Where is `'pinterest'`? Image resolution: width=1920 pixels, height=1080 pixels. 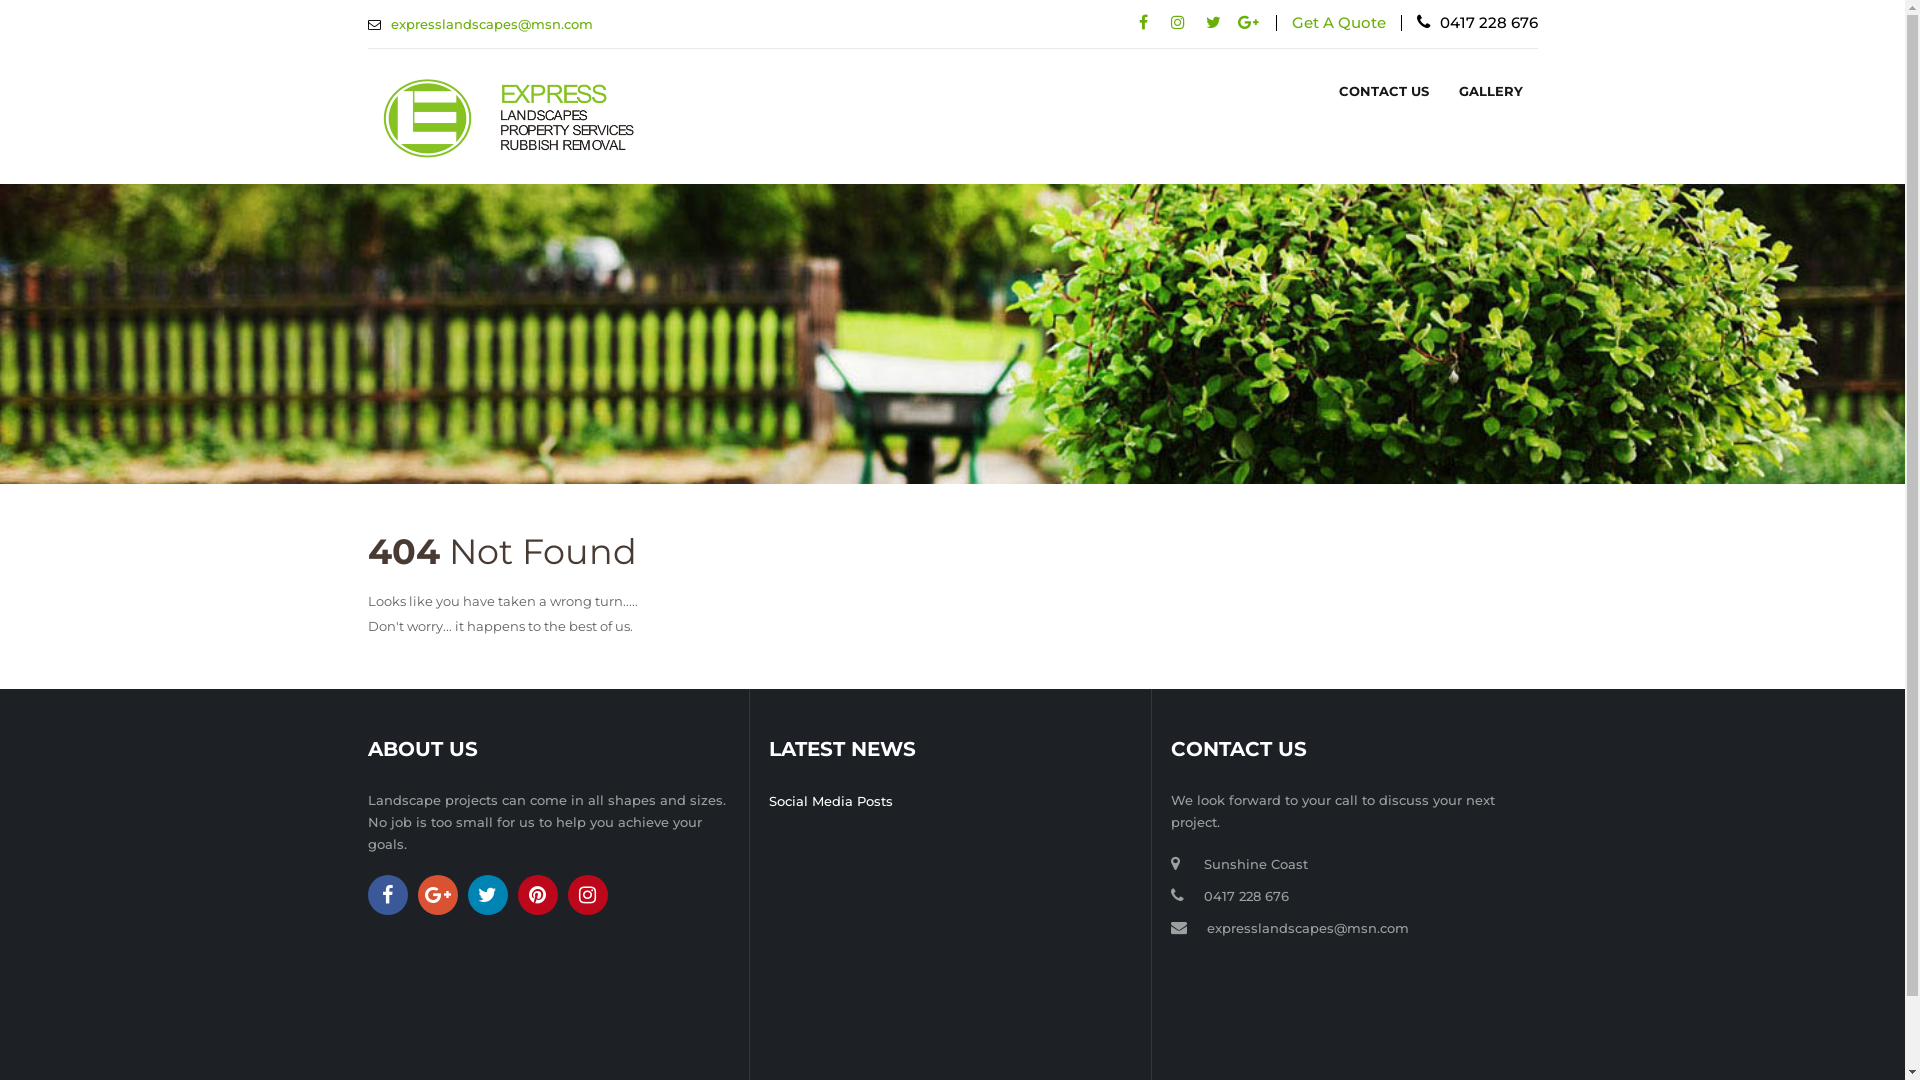 'pinterest' is located at coordinates (537, 893).